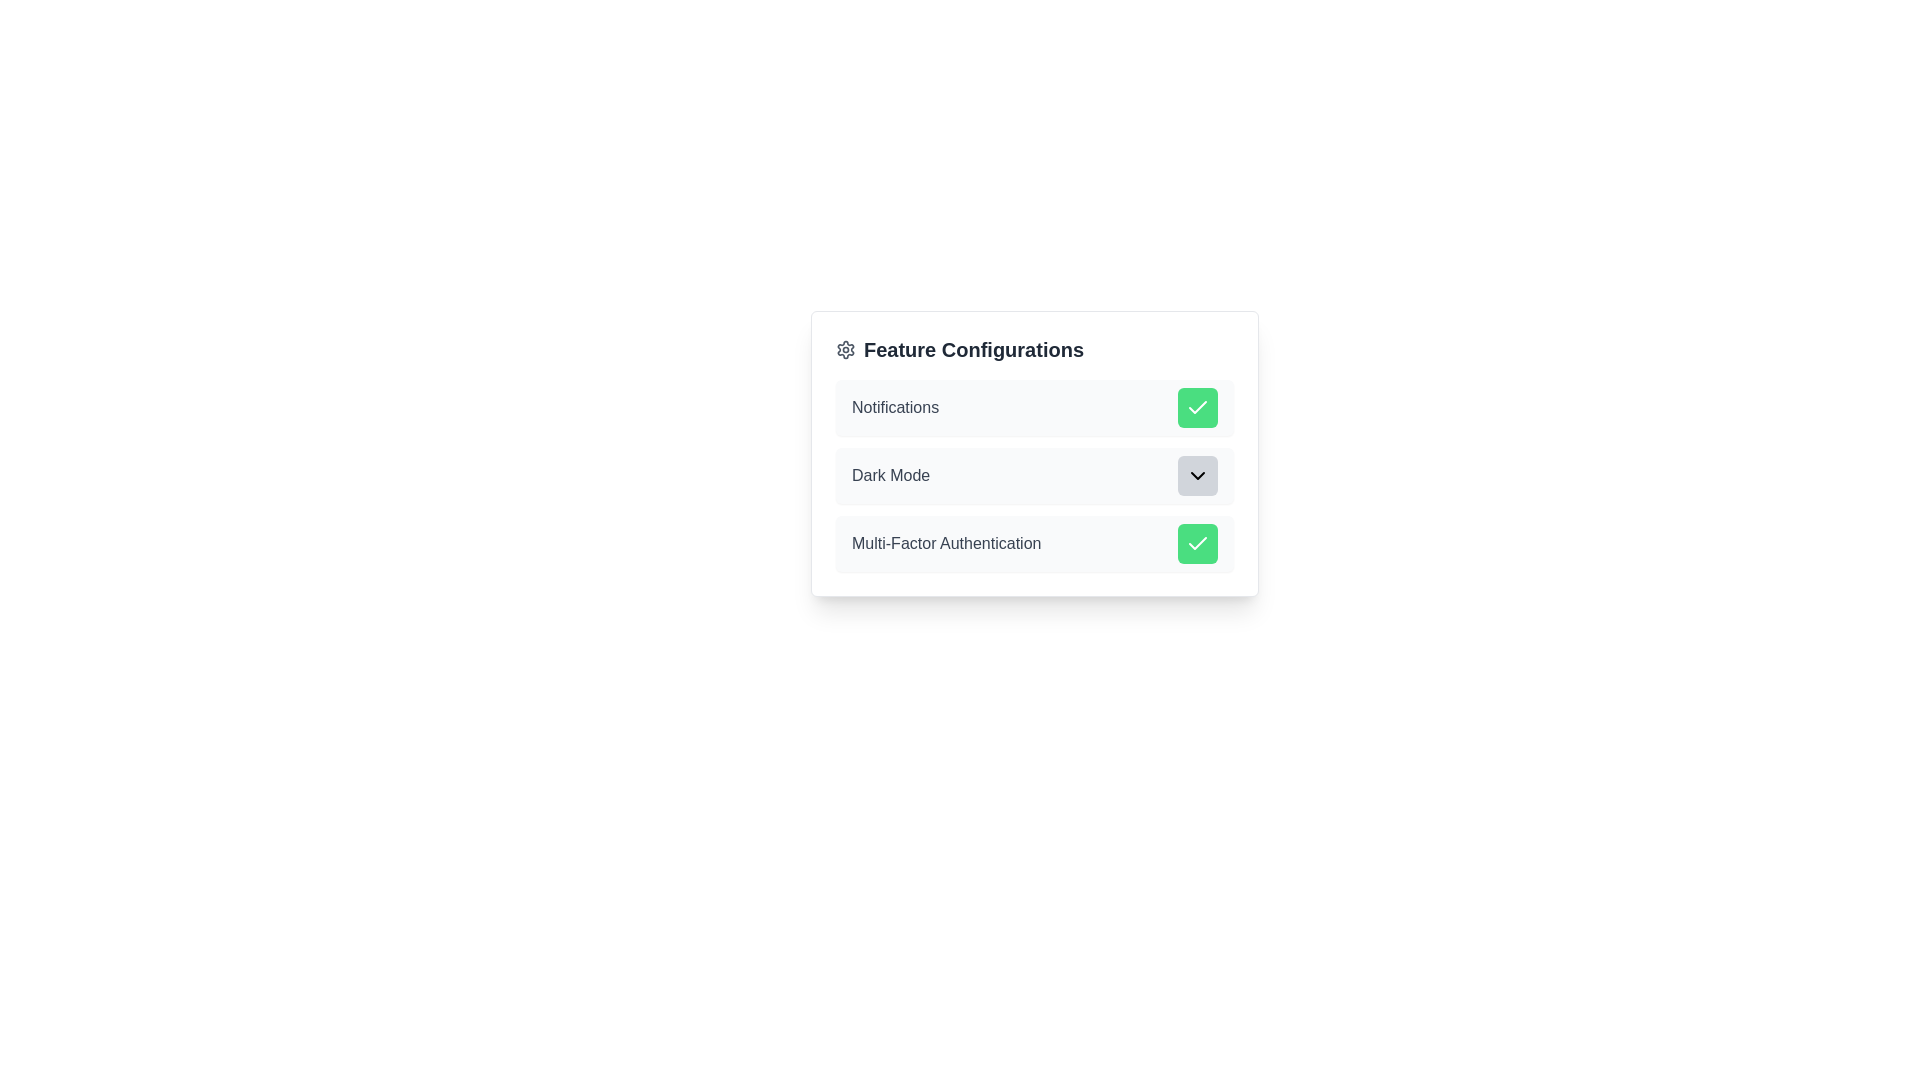 Image resolution: width=1920 pixels, height=1080 pixels. Describe the element at coordinates (1035, 407) in the screenshot. I see `the 'Notifications' configuration option in the settings list` at that location.